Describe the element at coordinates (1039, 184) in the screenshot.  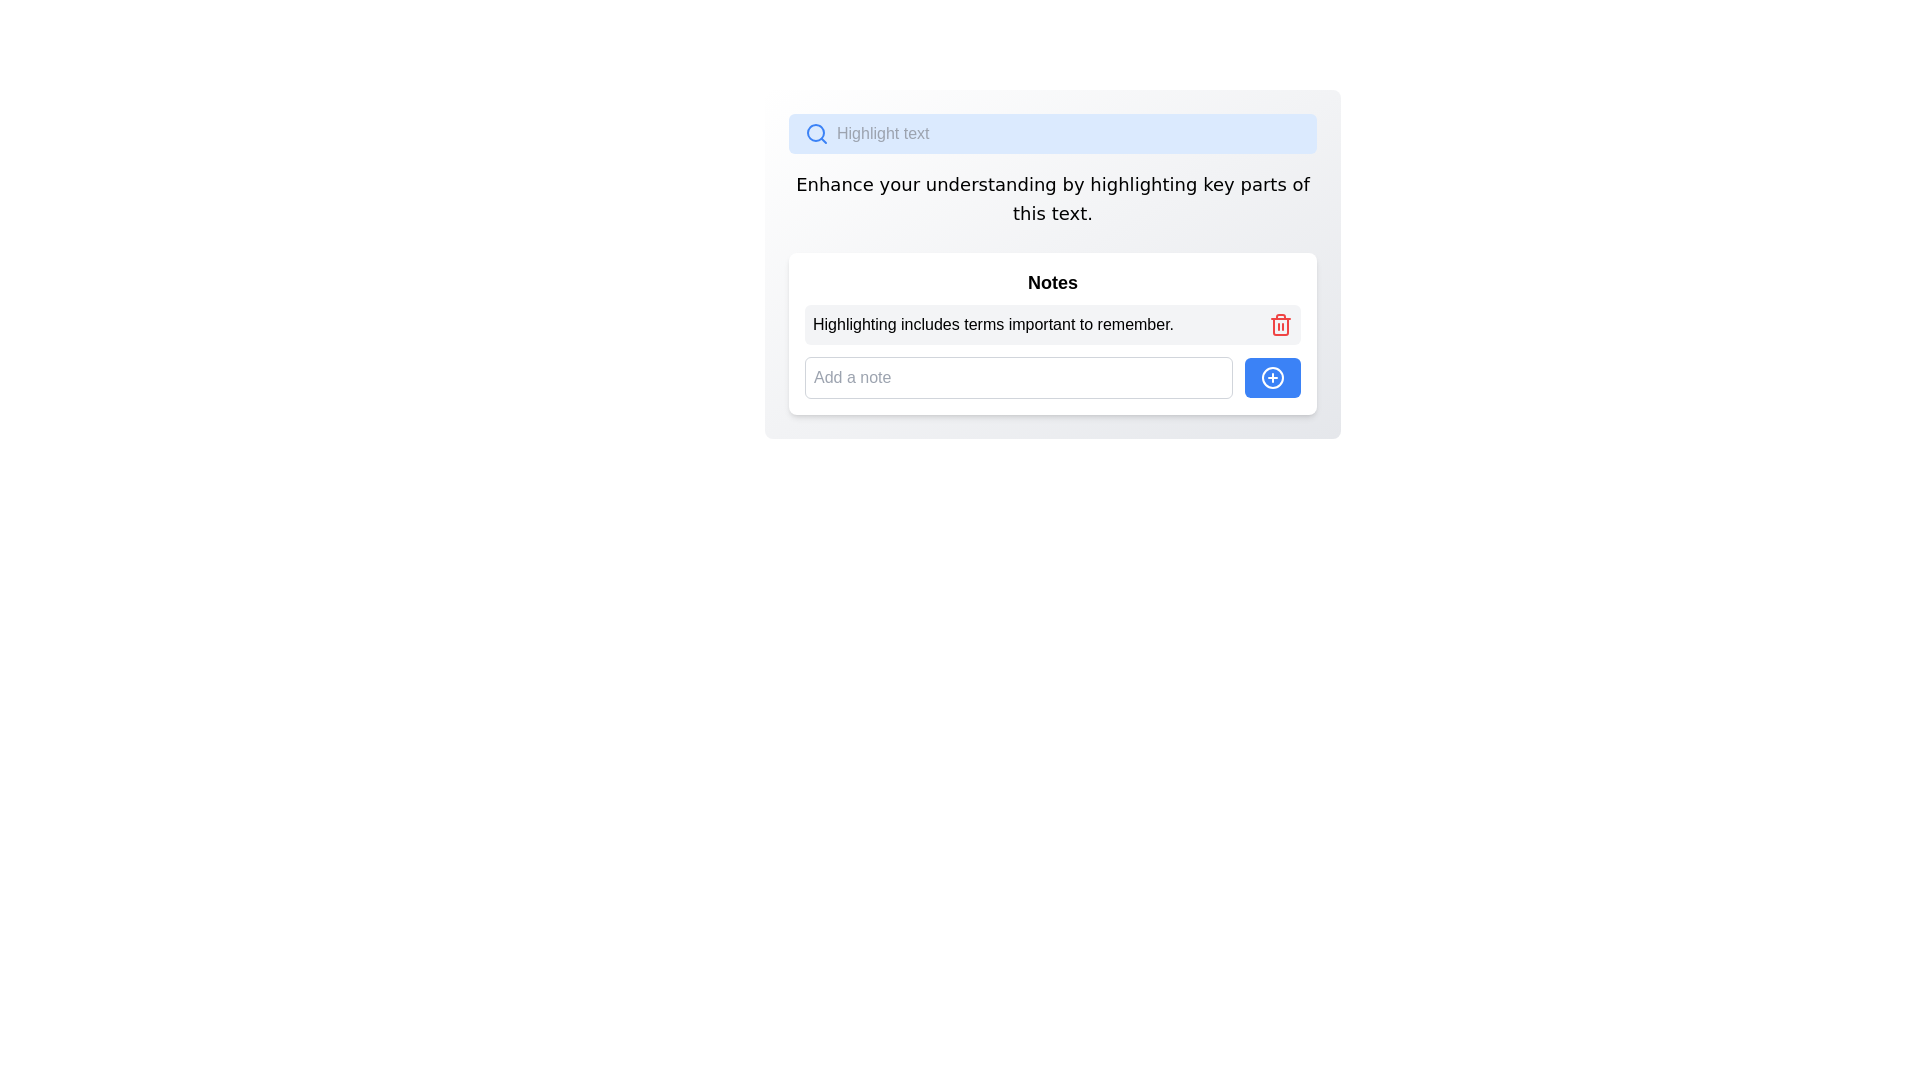
I see `the letter 'n' in the word 'understanding', which is centrally positioned below the search bar and above the notes section` at that location.